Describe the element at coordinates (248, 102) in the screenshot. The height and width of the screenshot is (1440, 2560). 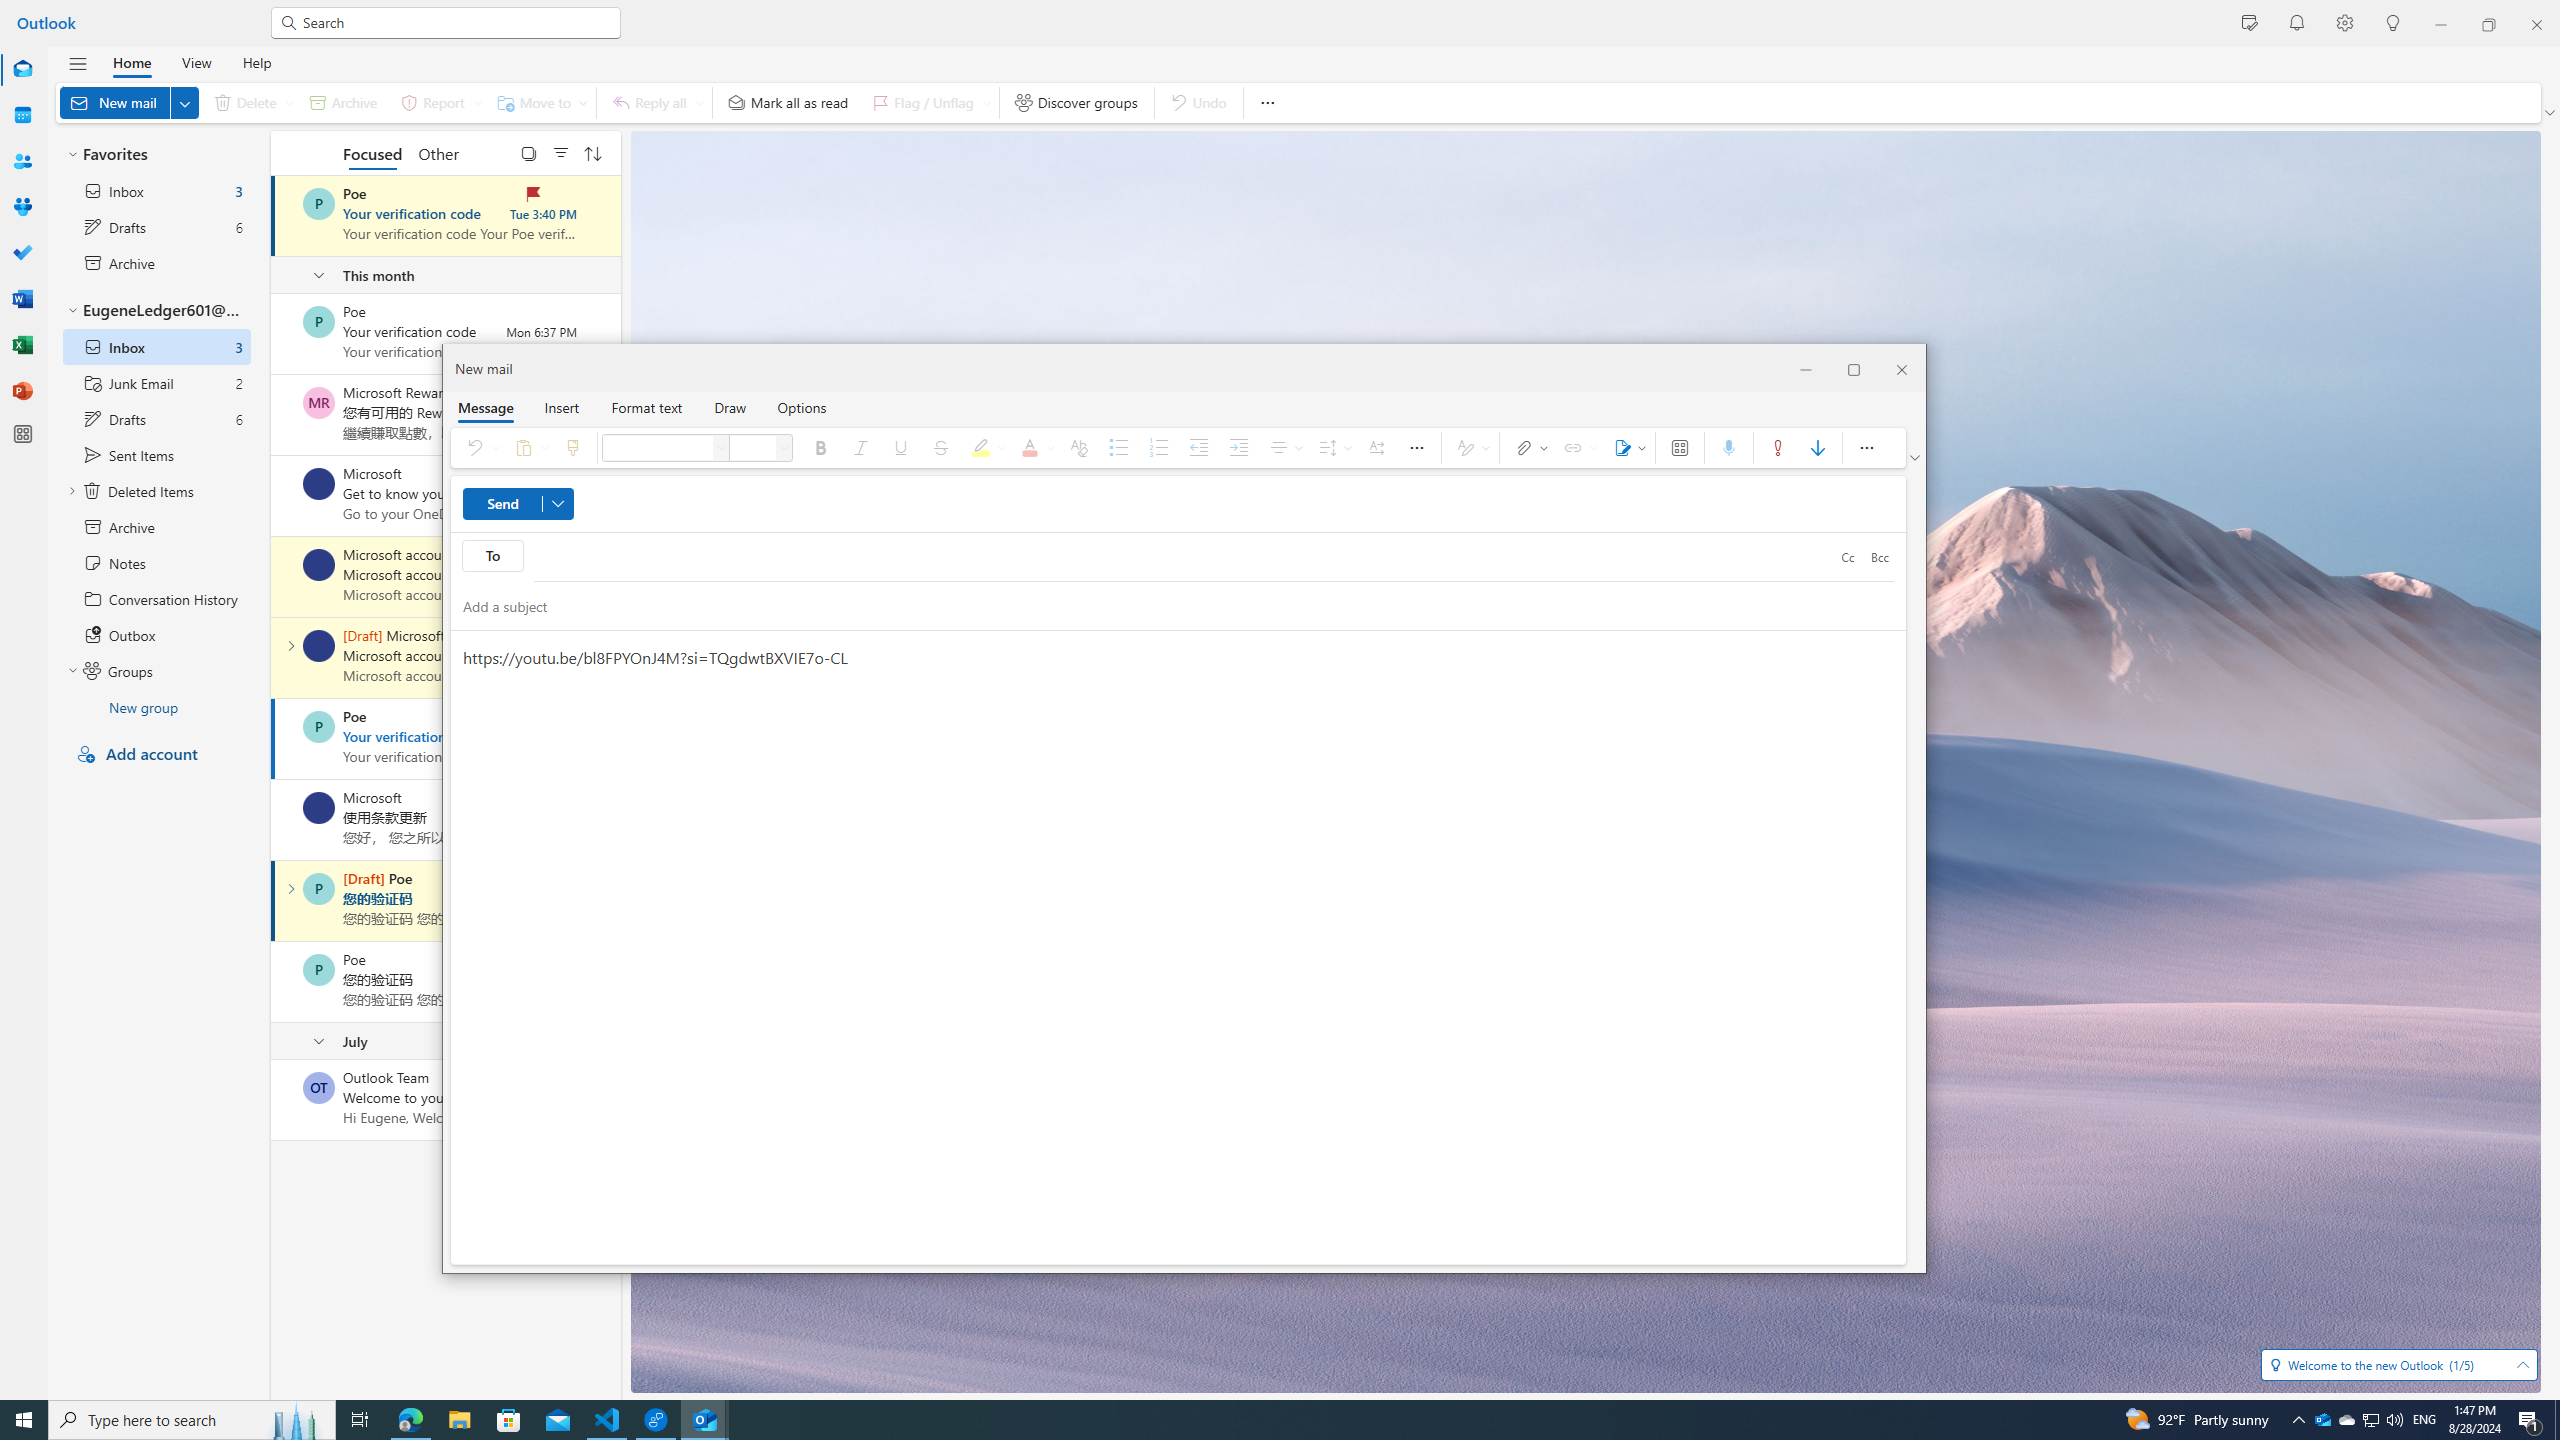
I see `'Delete'` at that location.